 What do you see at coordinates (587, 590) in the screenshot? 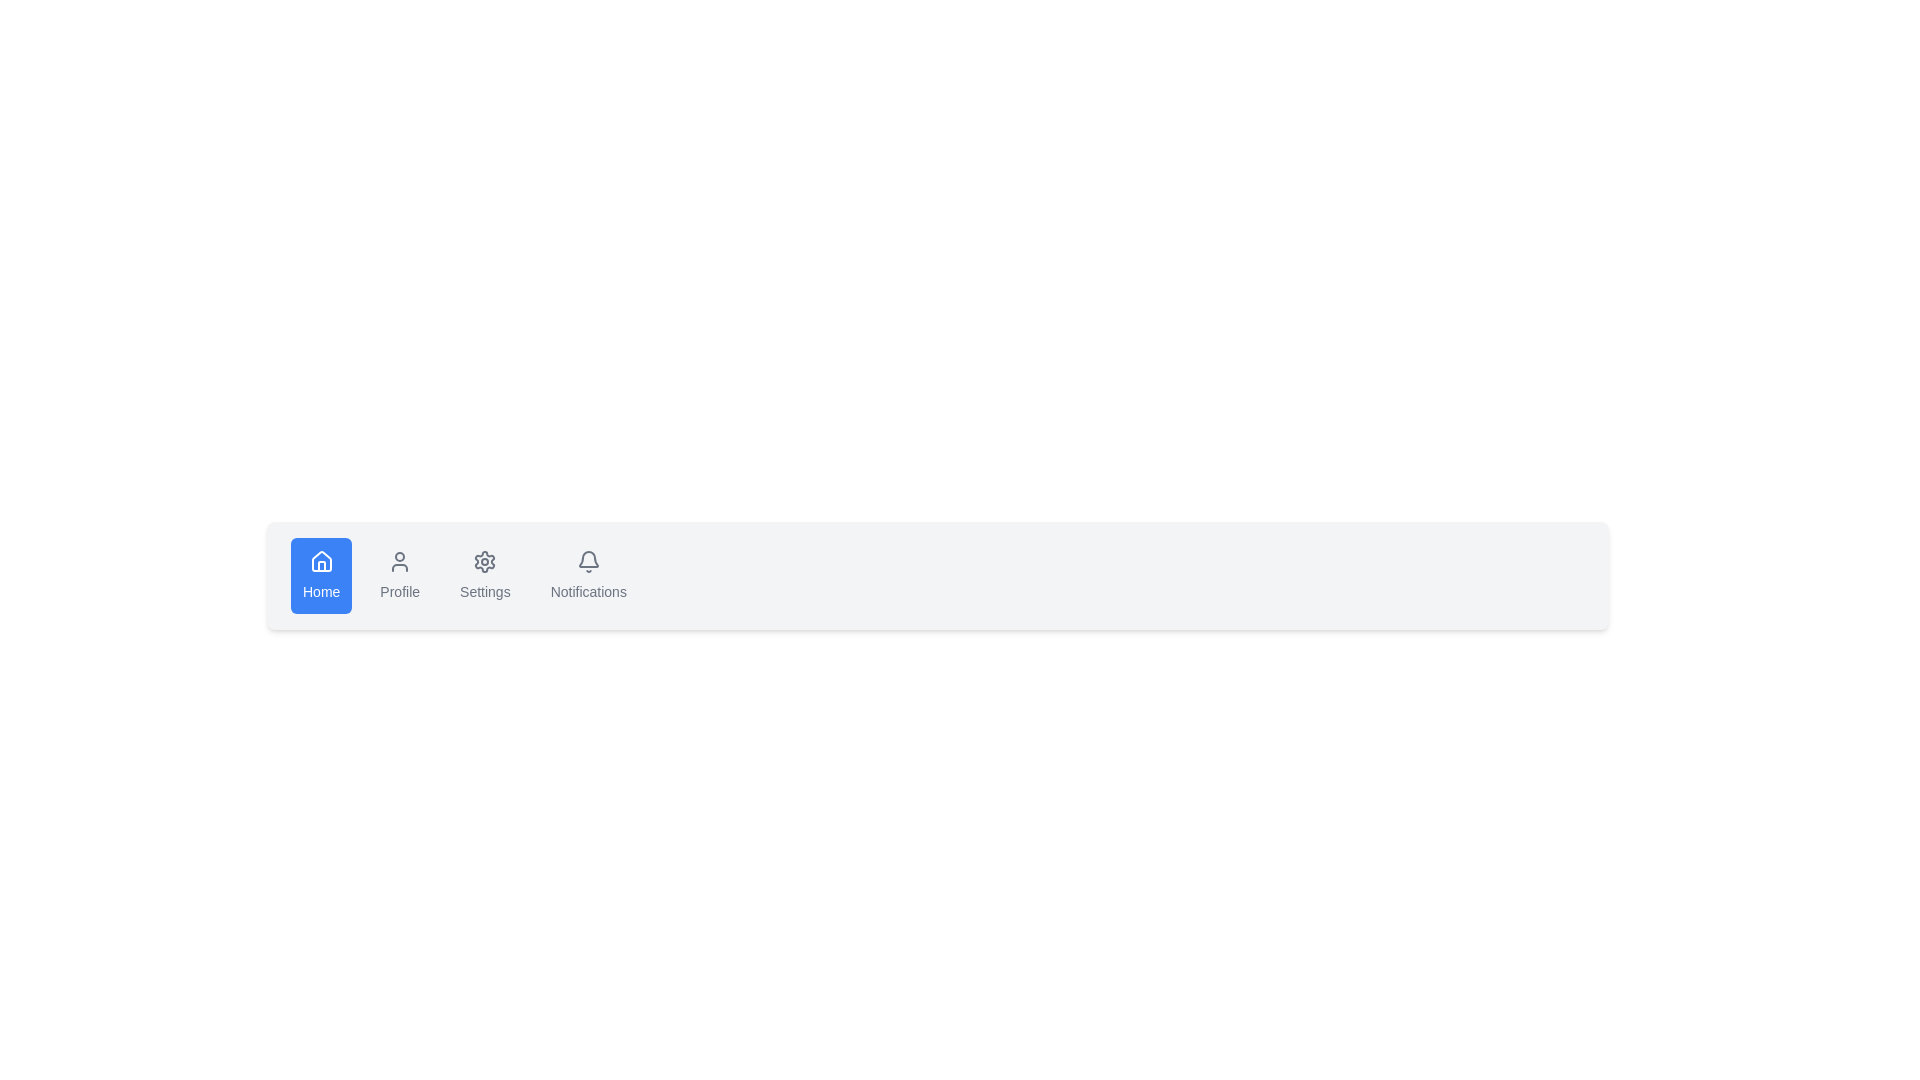
I see `text label displaying 'Notifications', which is styled in a smaller gray font and positioned below a bell icon within a menu-like list` at bounding box center [587, 590].